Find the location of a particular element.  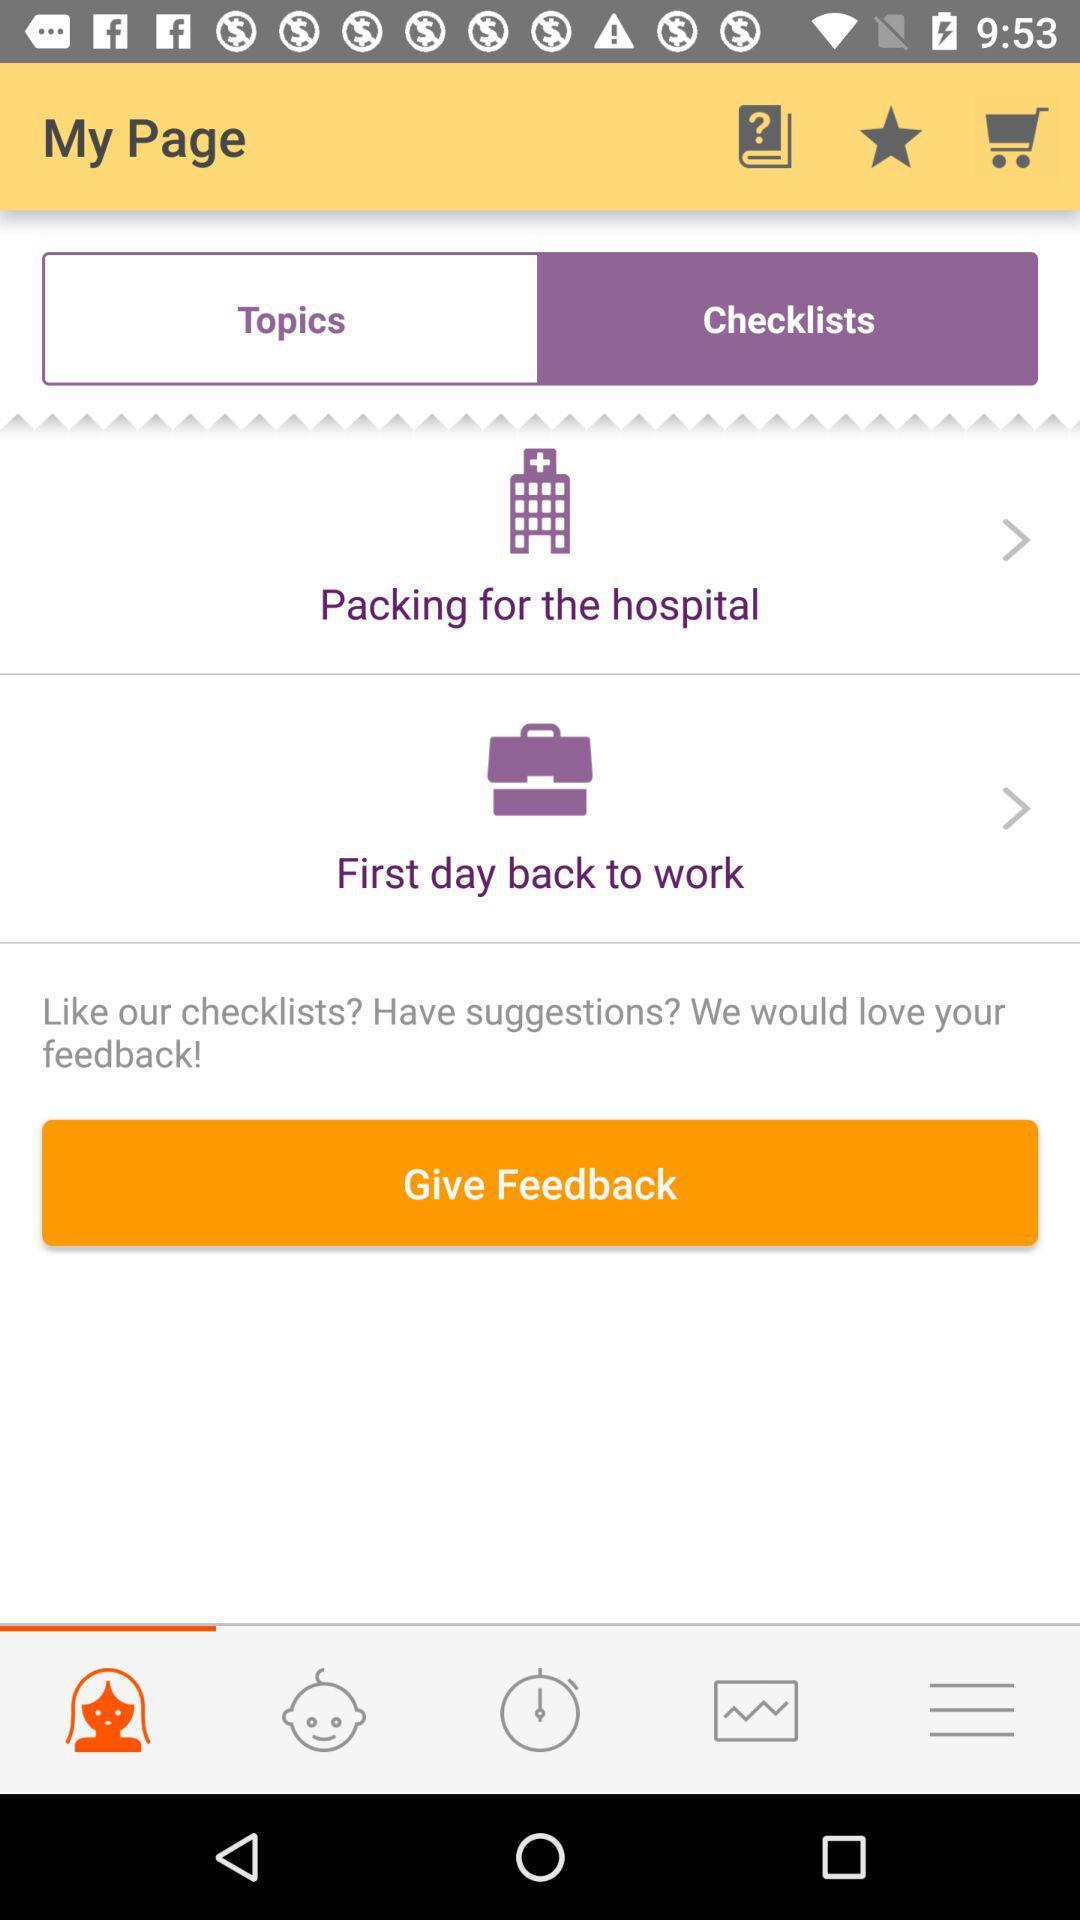

icon to the left of the checklists is located at coordinates (290, 317).